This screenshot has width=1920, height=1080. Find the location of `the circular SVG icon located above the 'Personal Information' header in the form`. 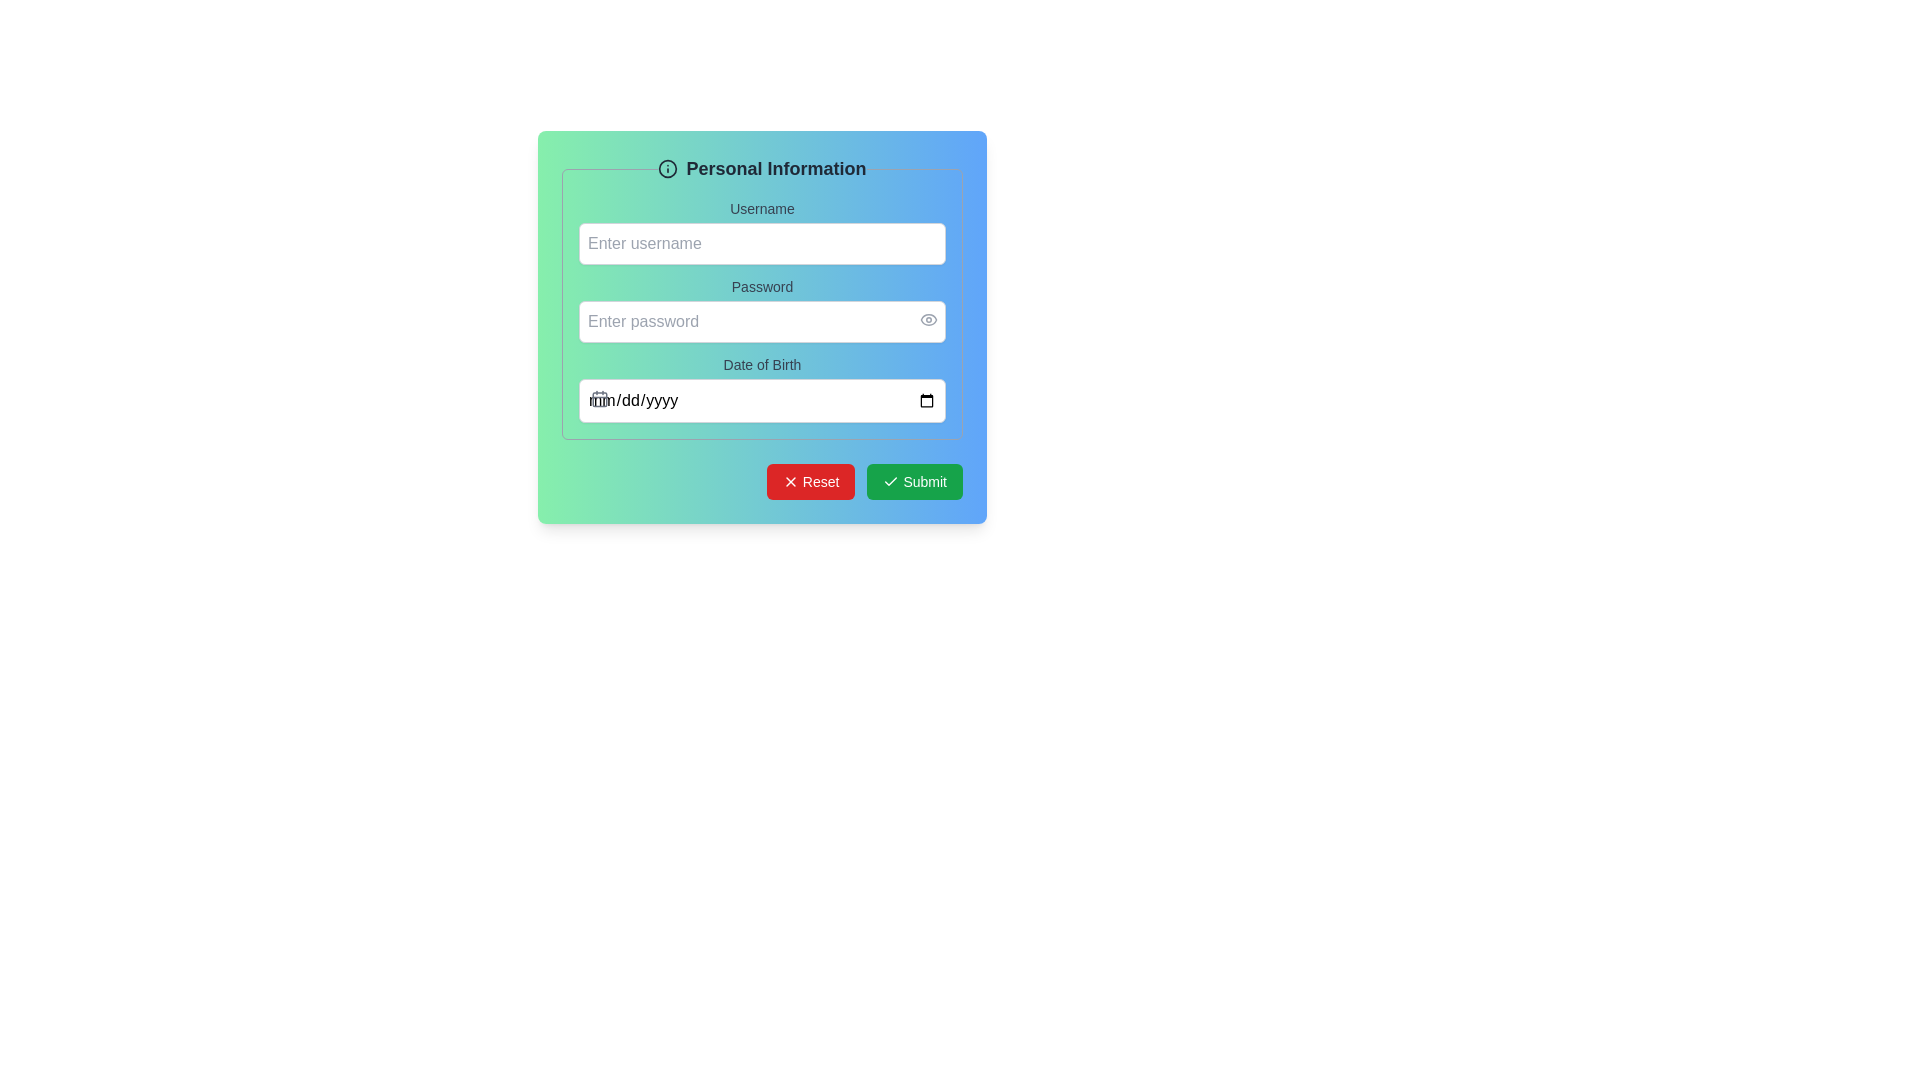

the circular SVG icon located above the 'Personal Information' header in the form is located at coordinates (668, 168).